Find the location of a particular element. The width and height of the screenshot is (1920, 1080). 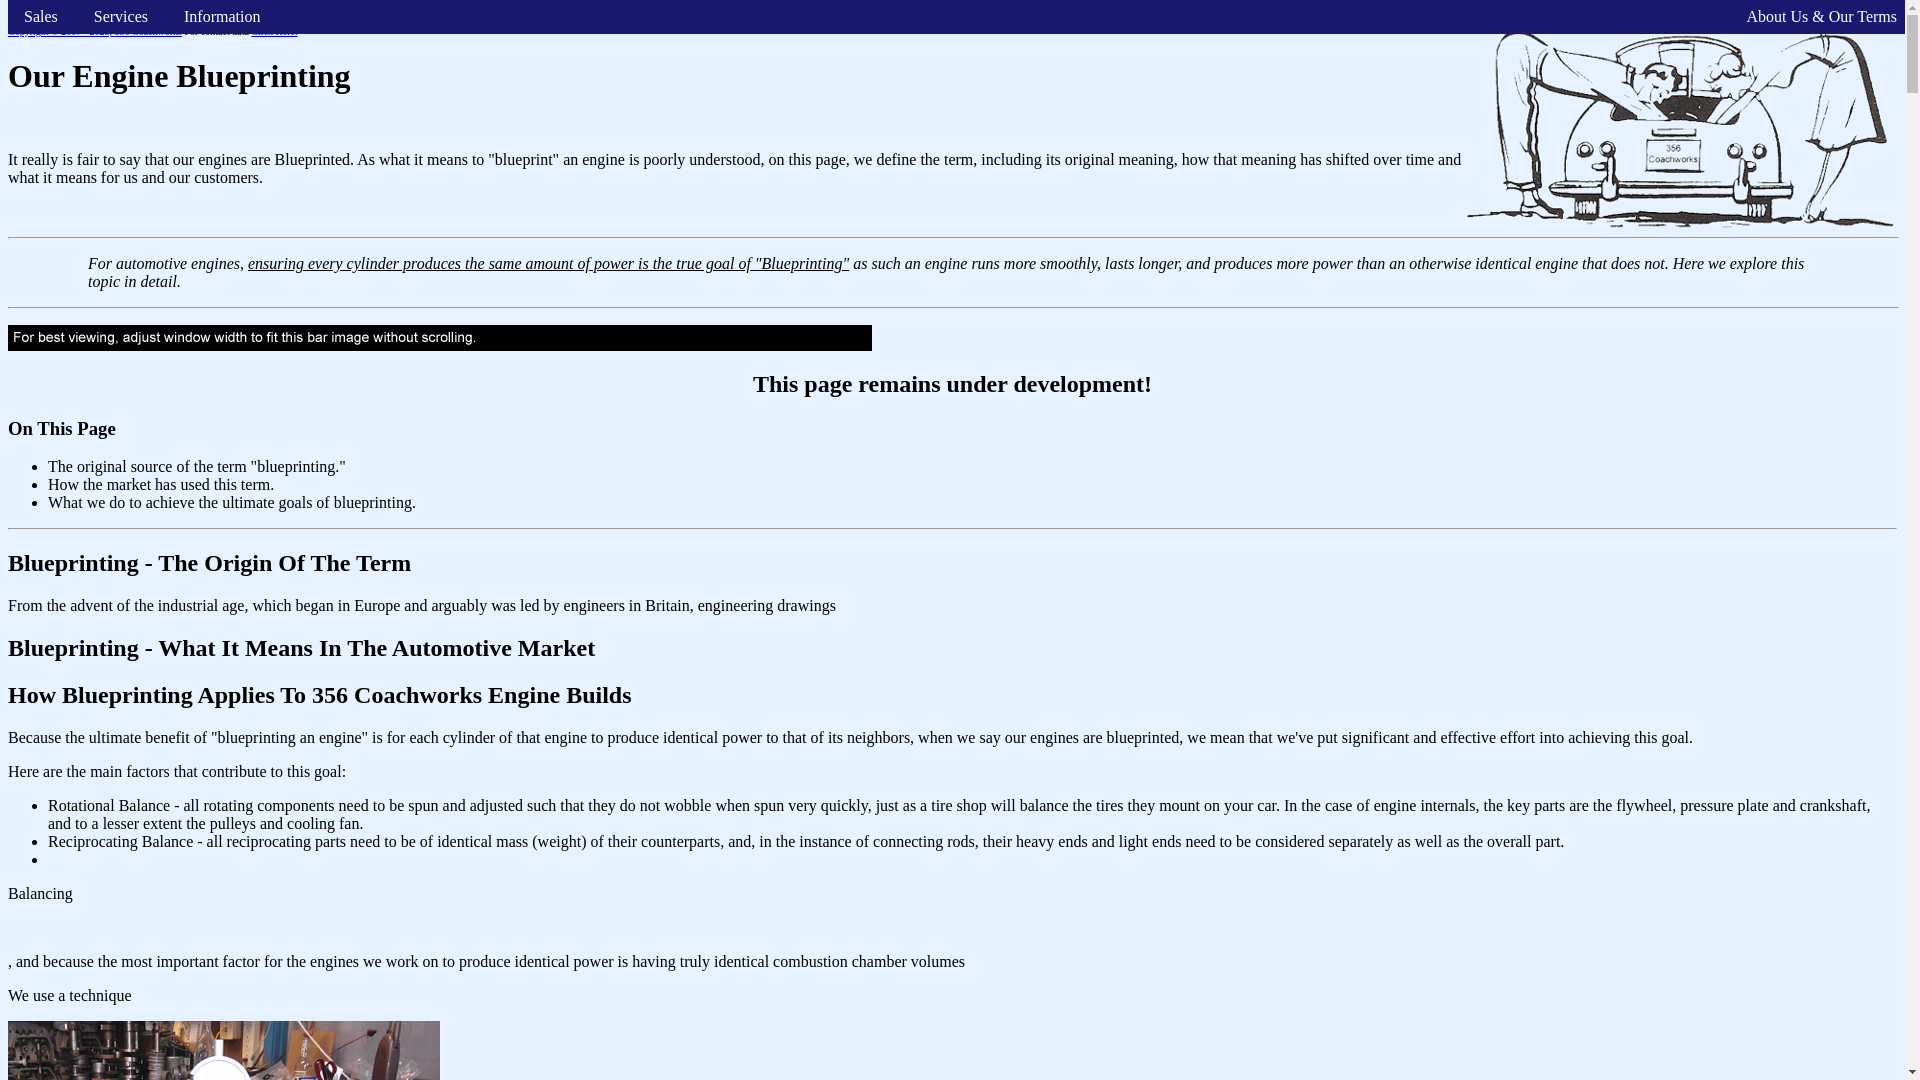

'Information' is located at coordinates (221, 16).